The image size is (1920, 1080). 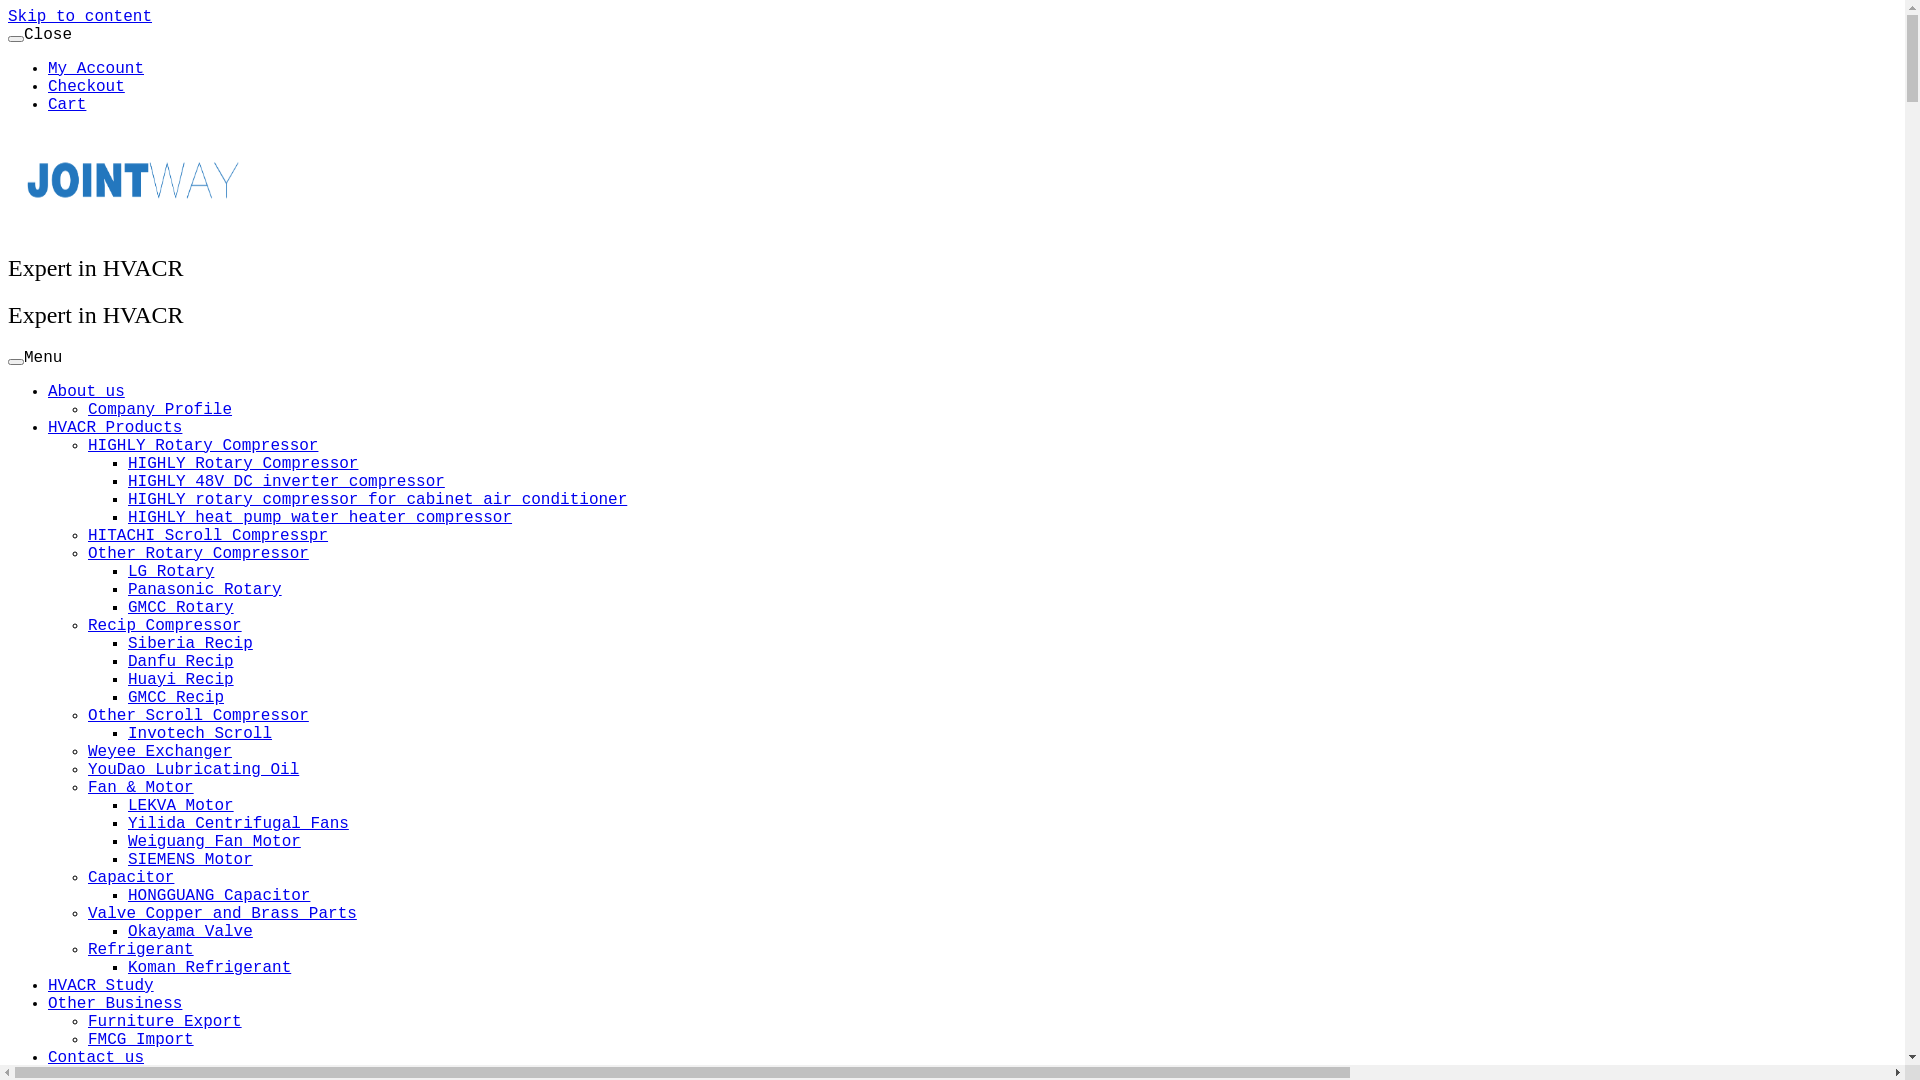 What do you see at coordinates (85, 392) in the screenshot?
I see `'About us'` at bounding box center [85, 392].